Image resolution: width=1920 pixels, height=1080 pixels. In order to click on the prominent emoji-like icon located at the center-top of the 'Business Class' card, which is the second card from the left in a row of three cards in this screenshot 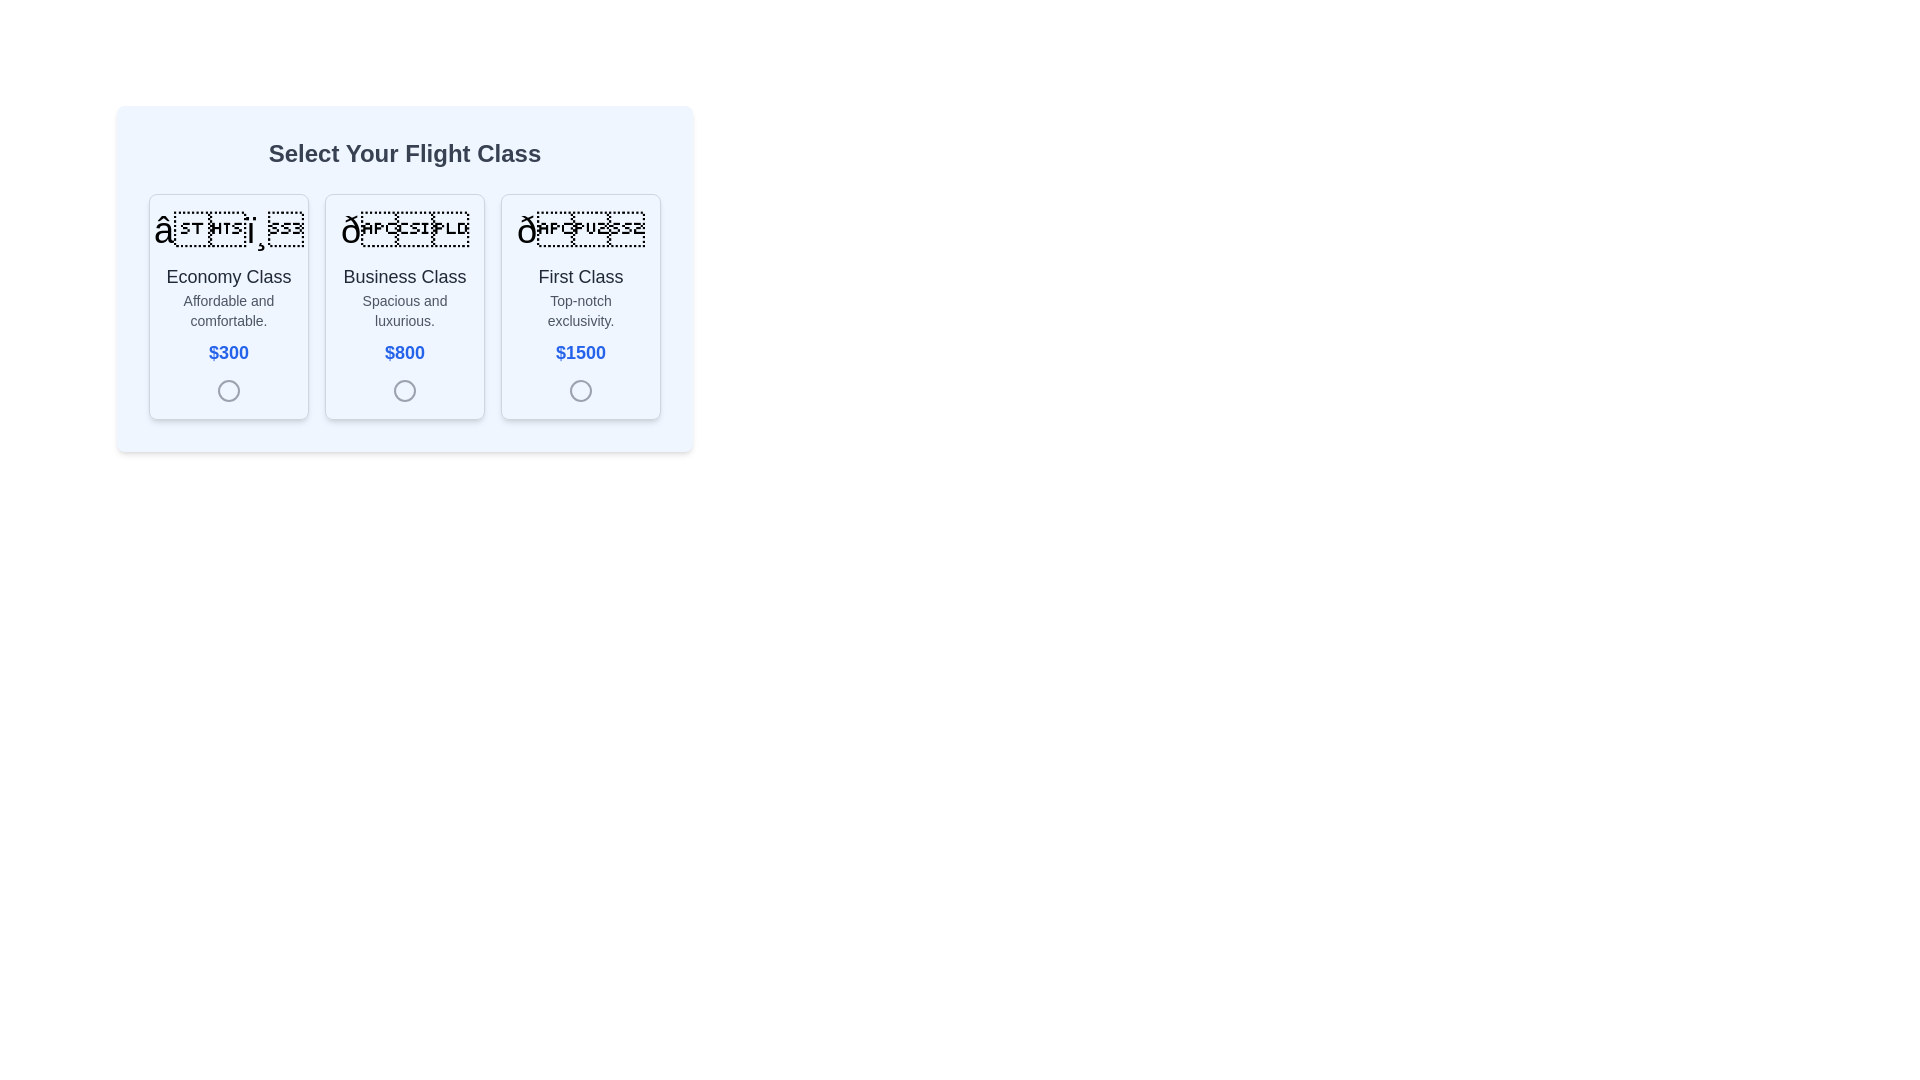, I will do `click(403, 230)`.